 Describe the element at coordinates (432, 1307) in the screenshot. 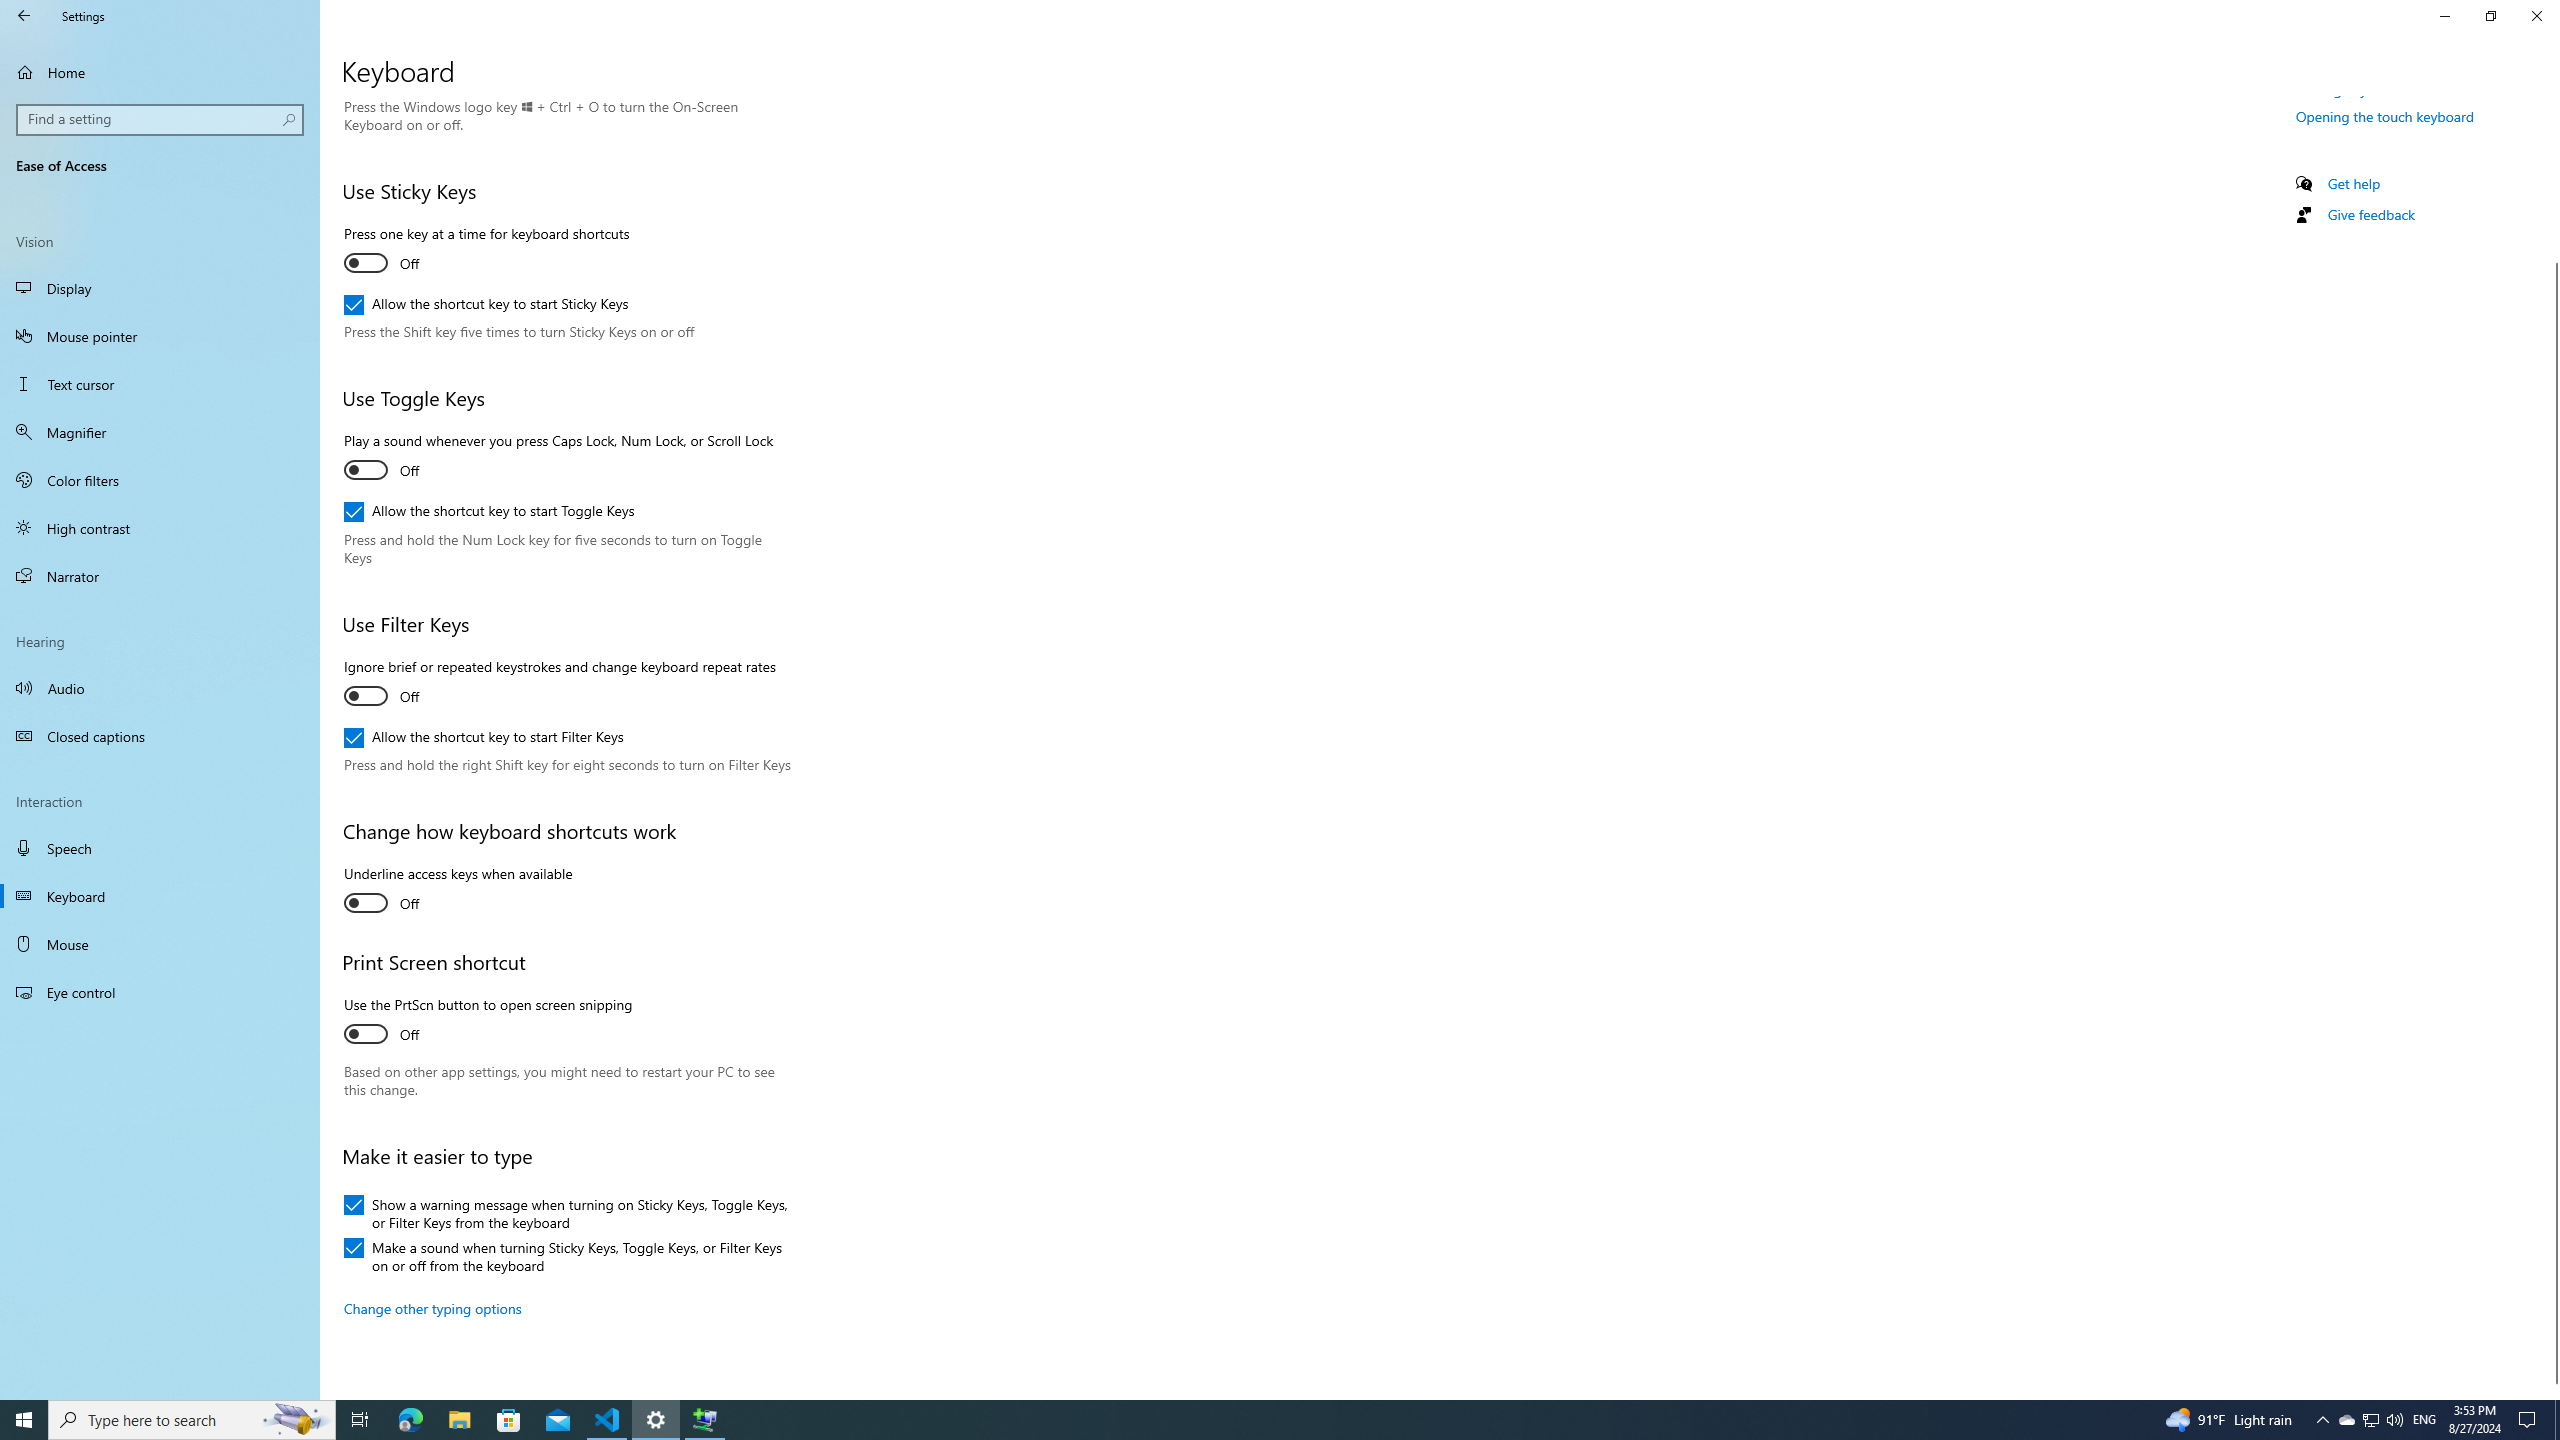

I see `'Change other typing options'` at that location.